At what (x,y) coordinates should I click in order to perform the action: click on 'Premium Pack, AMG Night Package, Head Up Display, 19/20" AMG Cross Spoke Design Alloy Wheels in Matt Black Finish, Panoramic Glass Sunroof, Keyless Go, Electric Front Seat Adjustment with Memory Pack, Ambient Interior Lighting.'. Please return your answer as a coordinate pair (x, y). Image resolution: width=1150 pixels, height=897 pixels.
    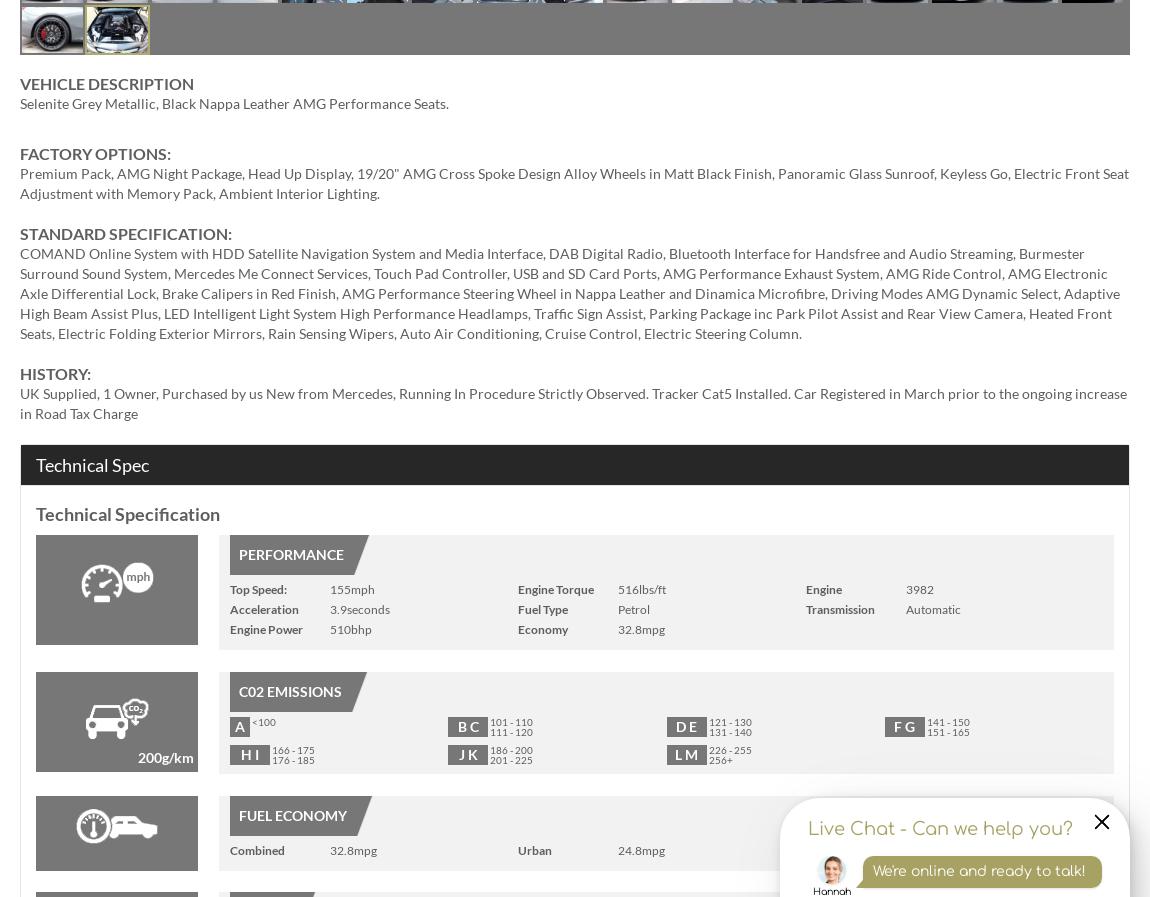
    Looking at the image, I should click on (574, 182).